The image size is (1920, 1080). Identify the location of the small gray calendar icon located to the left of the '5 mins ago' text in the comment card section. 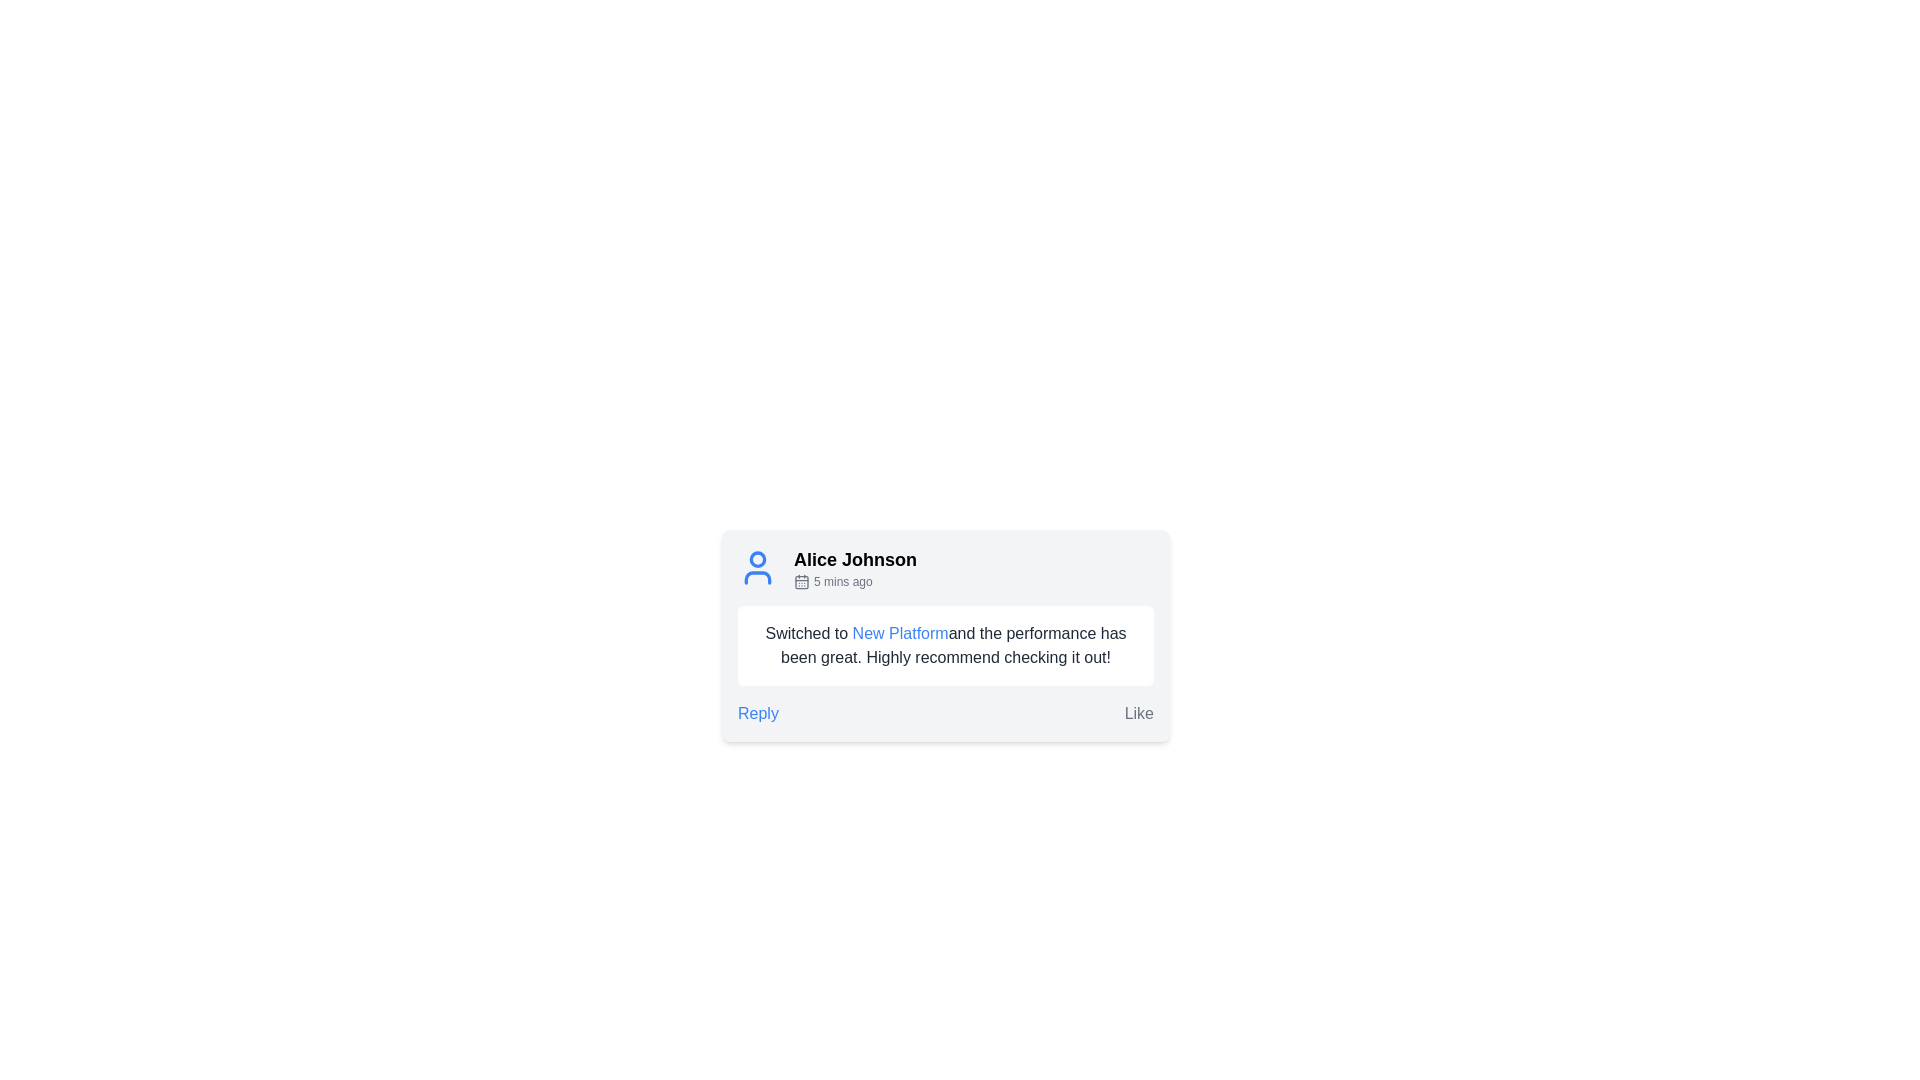
(801, 582).